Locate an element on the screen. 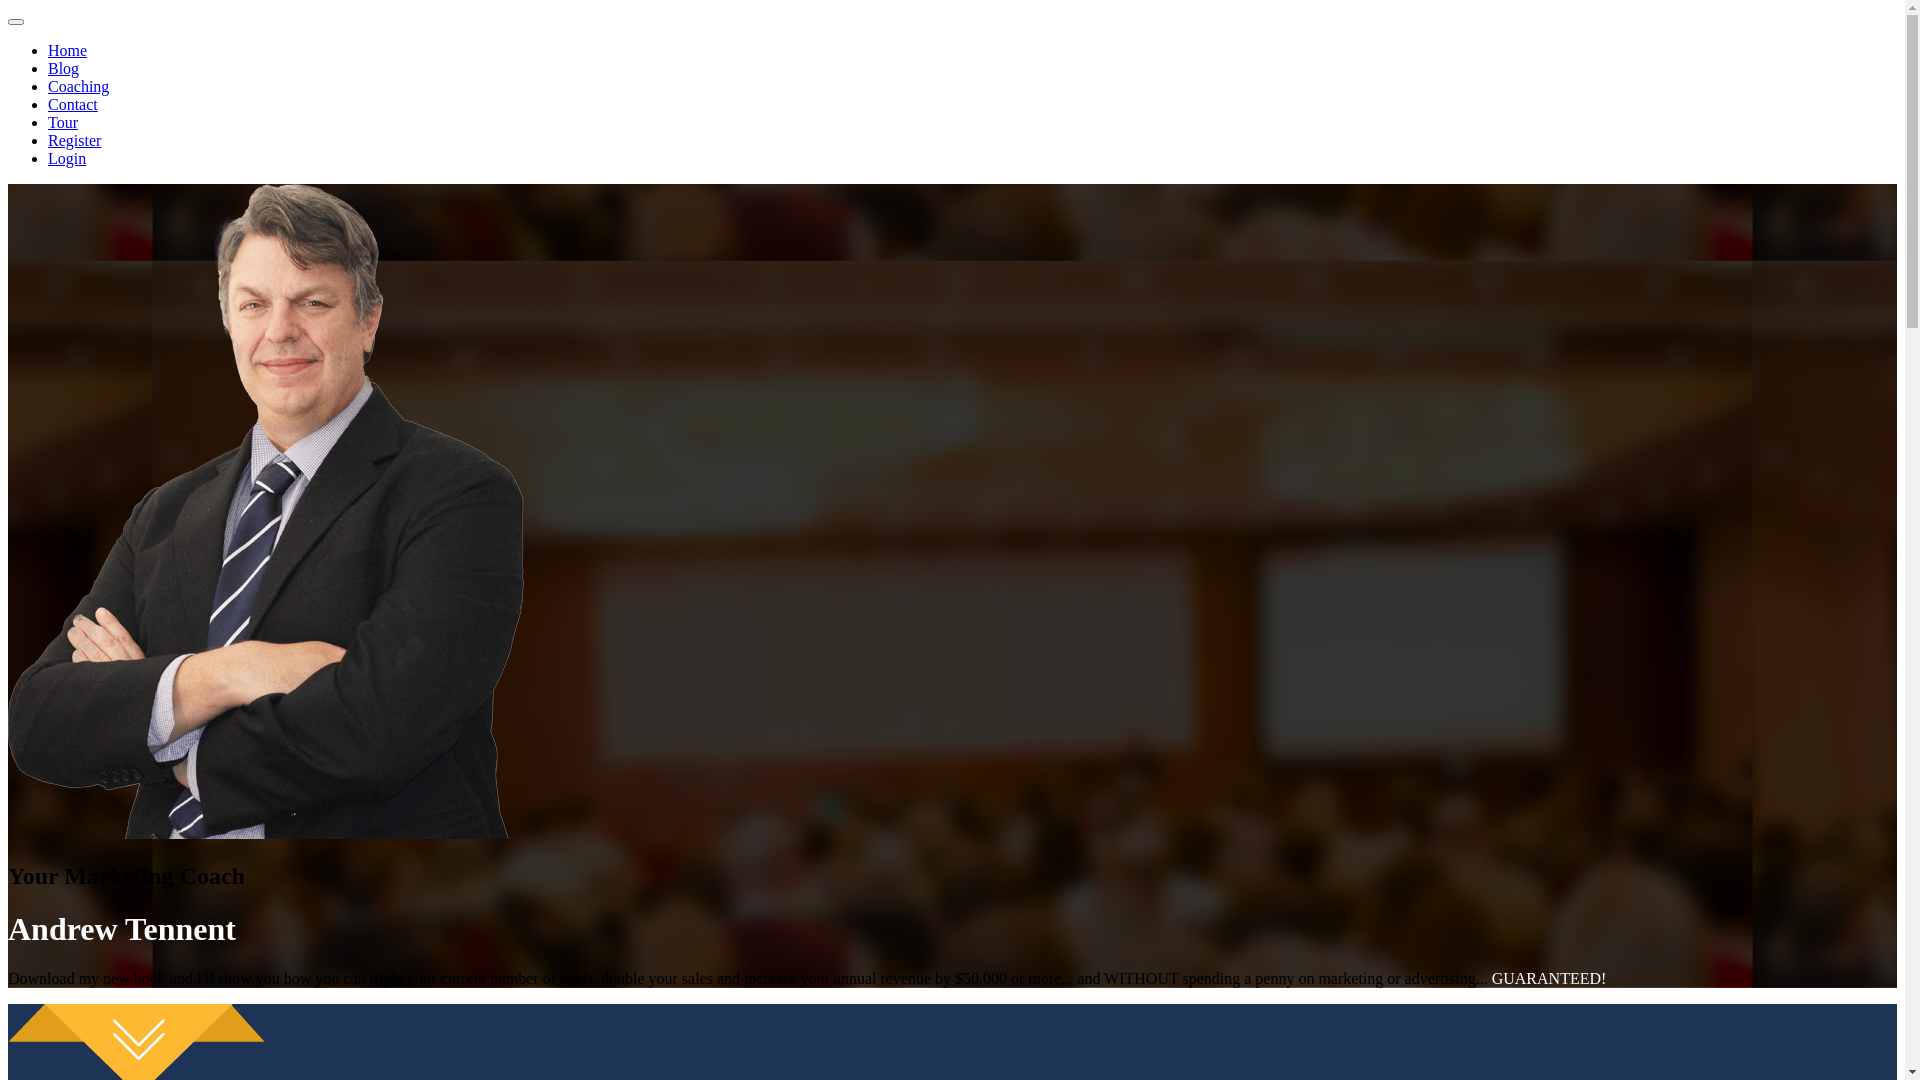  'Tour' is located at coordinates (62, 122).